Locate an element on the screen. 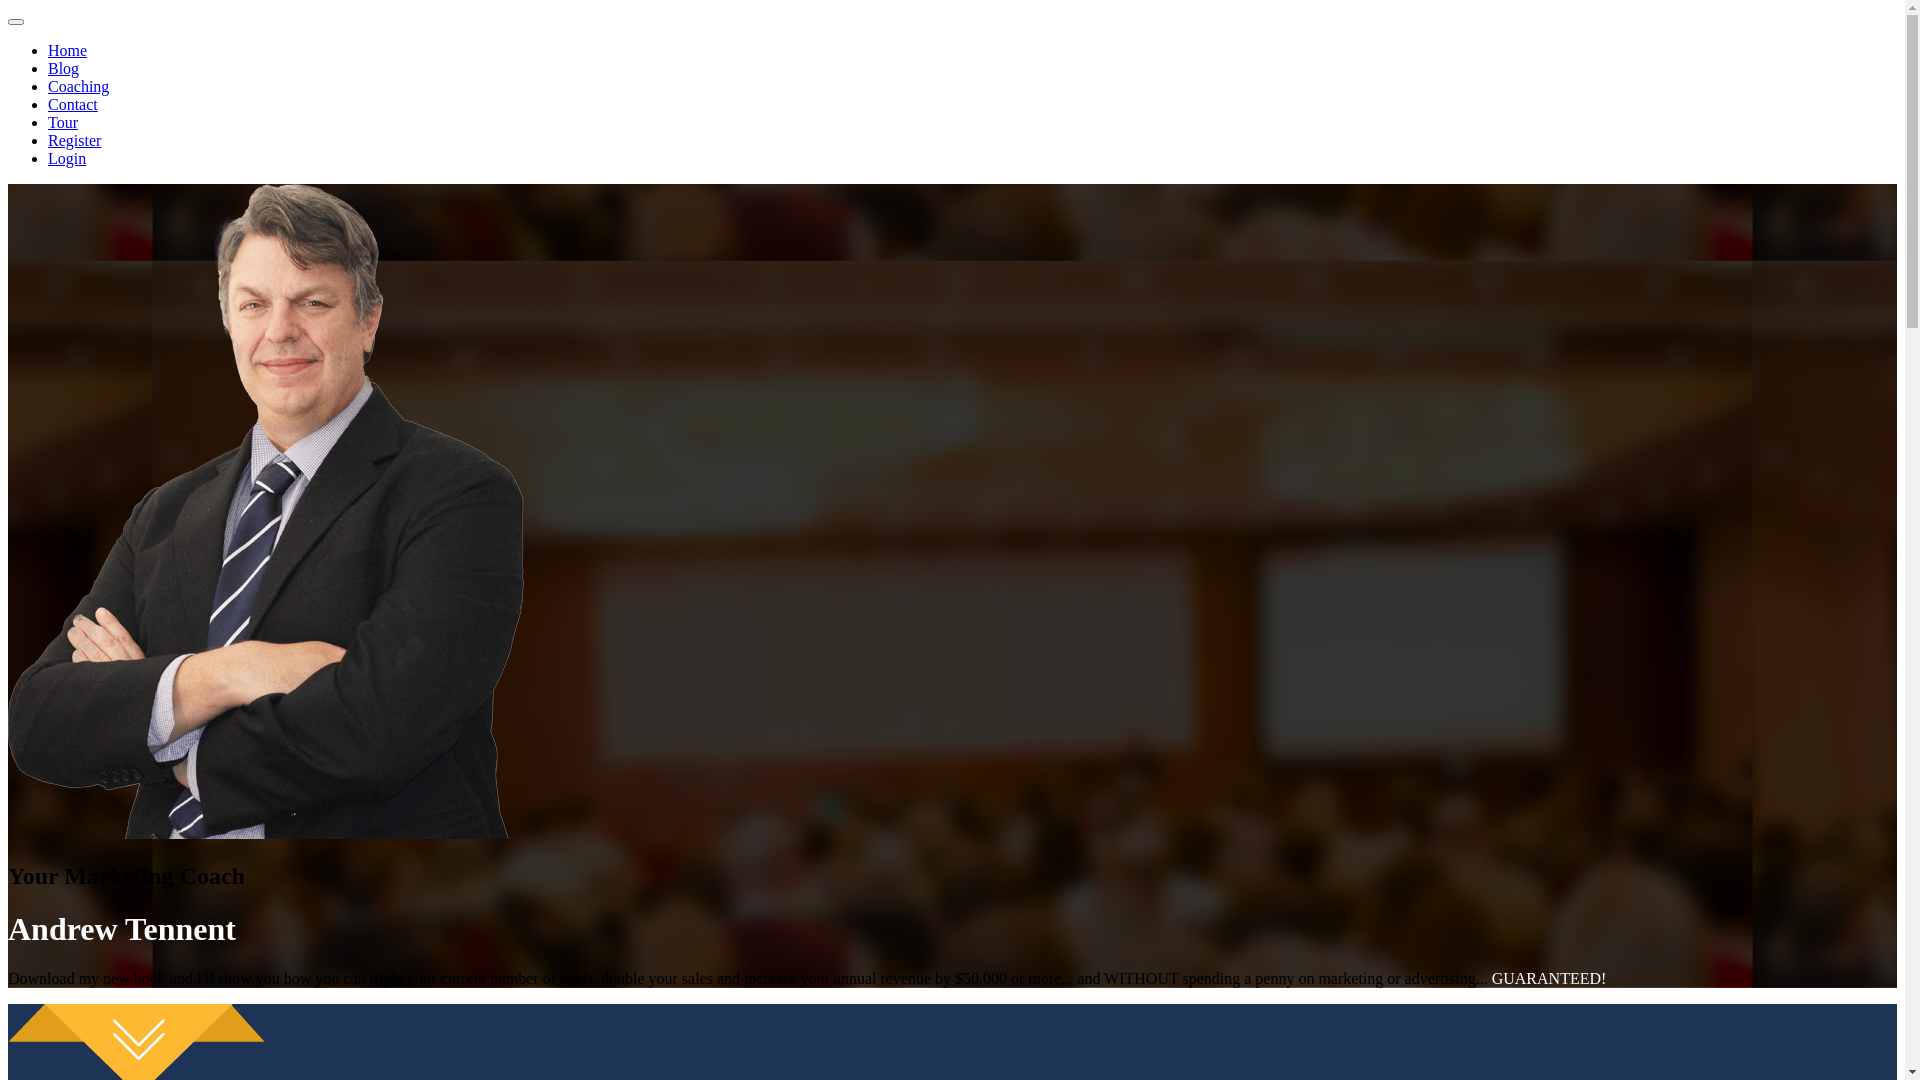  'Tour' is located at coordinates (62, 122).